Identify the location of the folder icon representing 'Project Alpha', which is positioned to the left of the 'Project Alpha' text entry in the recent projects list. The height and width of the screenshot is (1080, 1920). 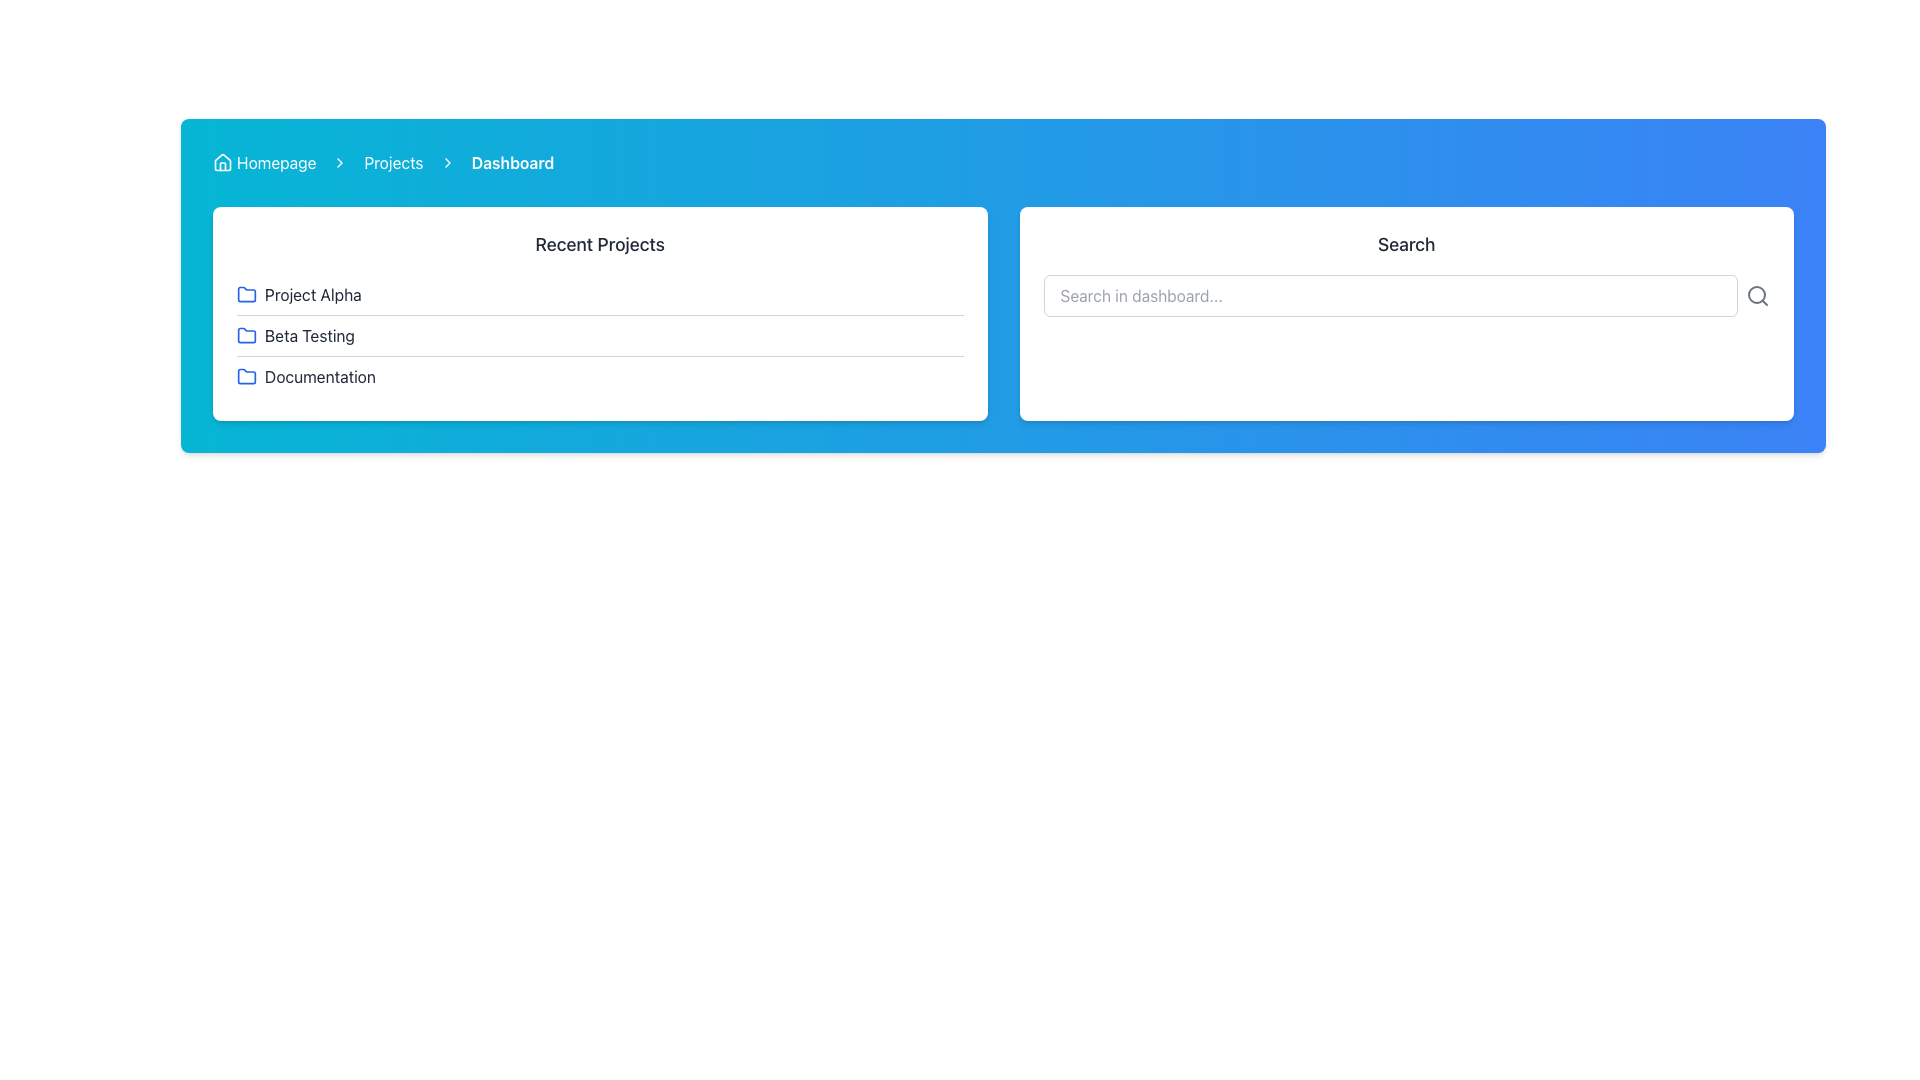
(245, 294).